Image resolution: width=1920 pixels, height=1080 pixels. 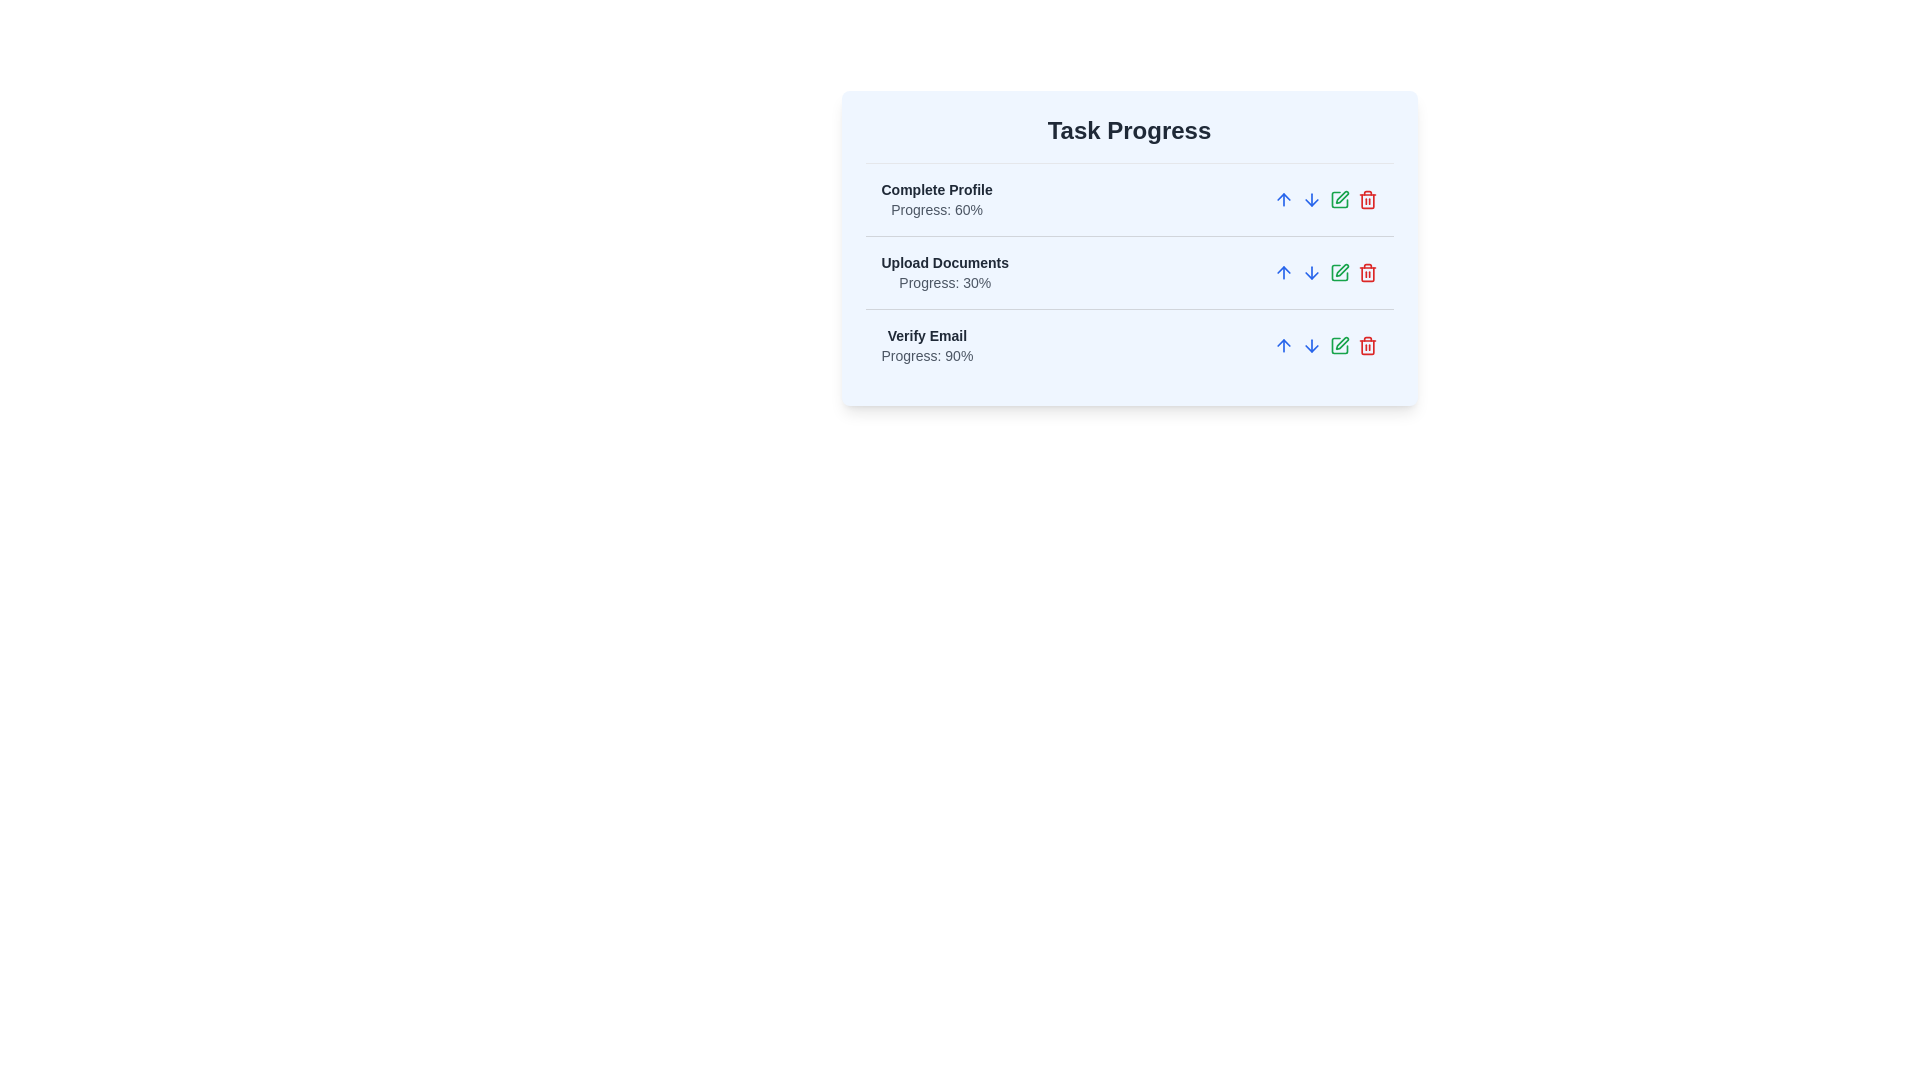 I want to click on the text label displaying 'Progress: 90%' that is styled in gray and positioned below the 'Verify Email' heading, indicating task progress, so click(x=926, y=354).